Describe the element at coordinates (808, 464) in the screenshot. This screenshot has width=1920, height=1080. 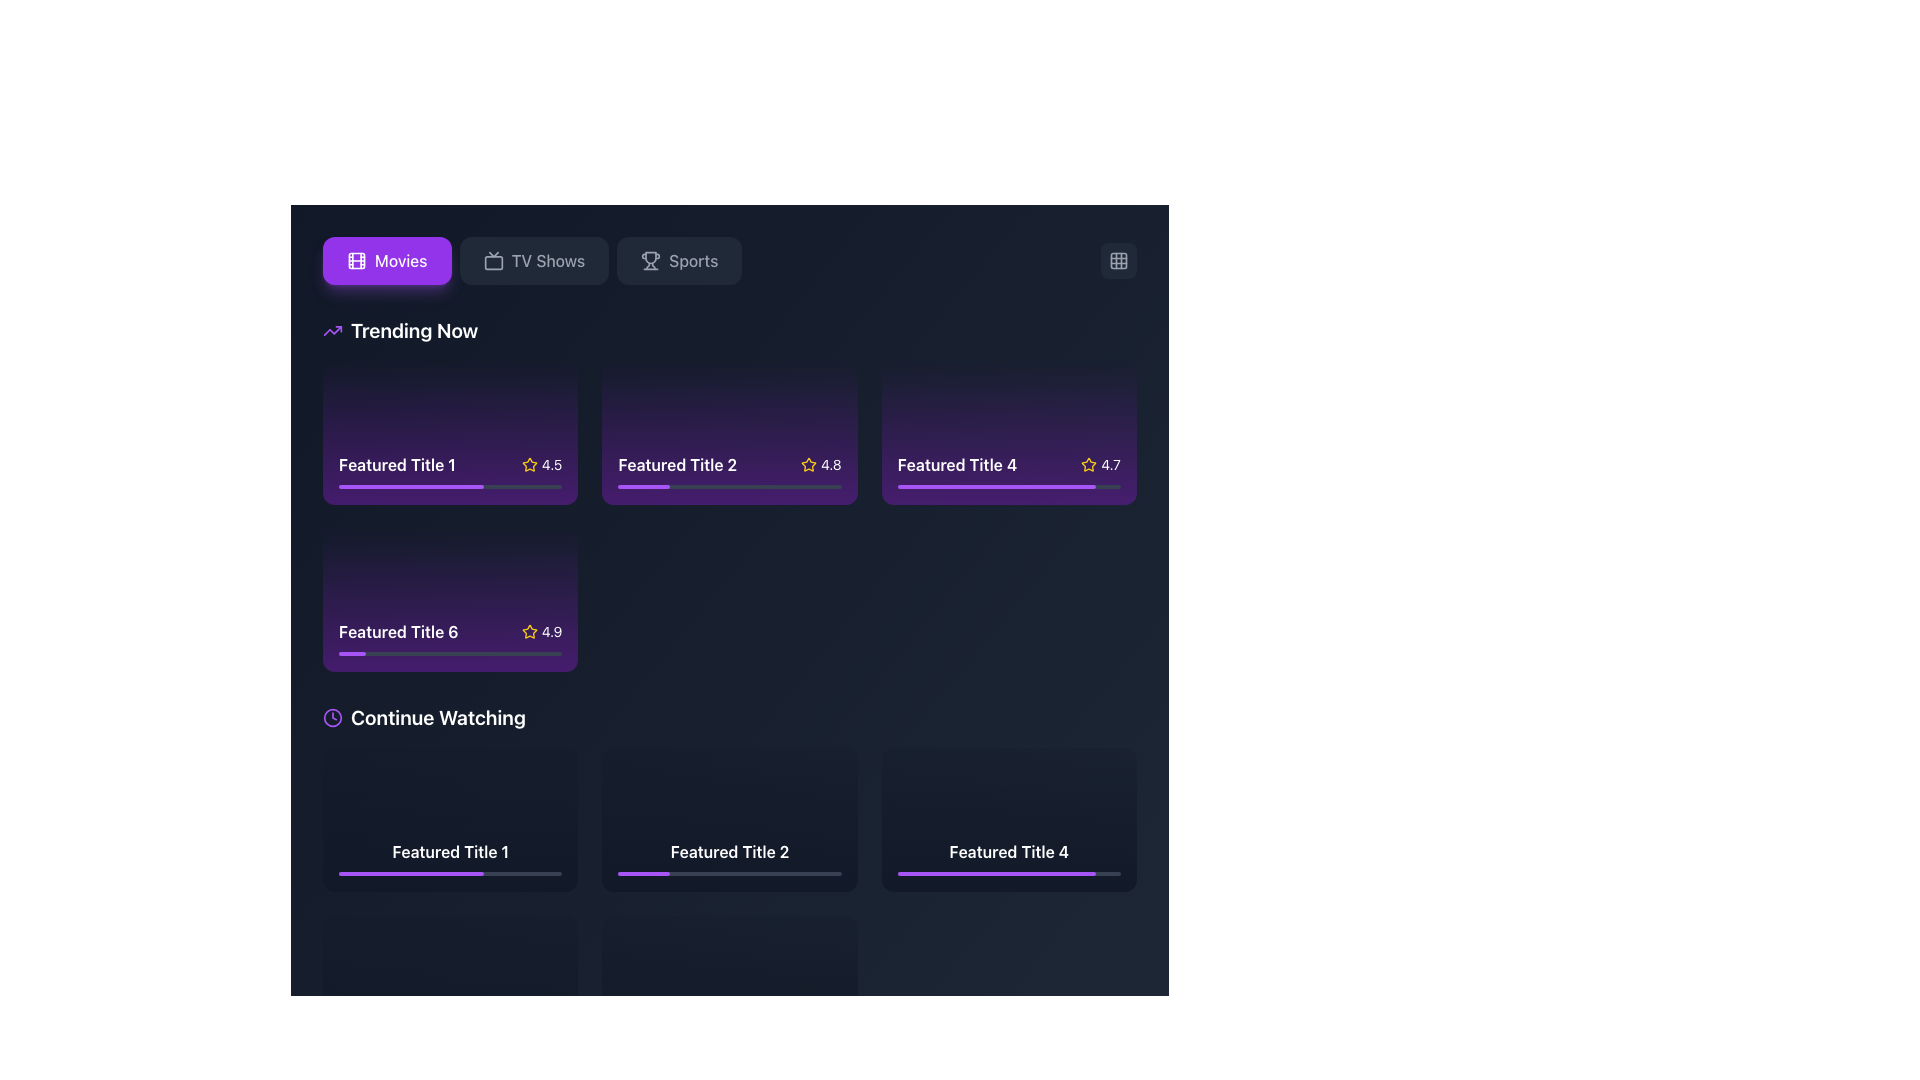
I see `star icon with a yellow outline and a purple background, which is part of the rating interface next to the text '4.8'` at that location.